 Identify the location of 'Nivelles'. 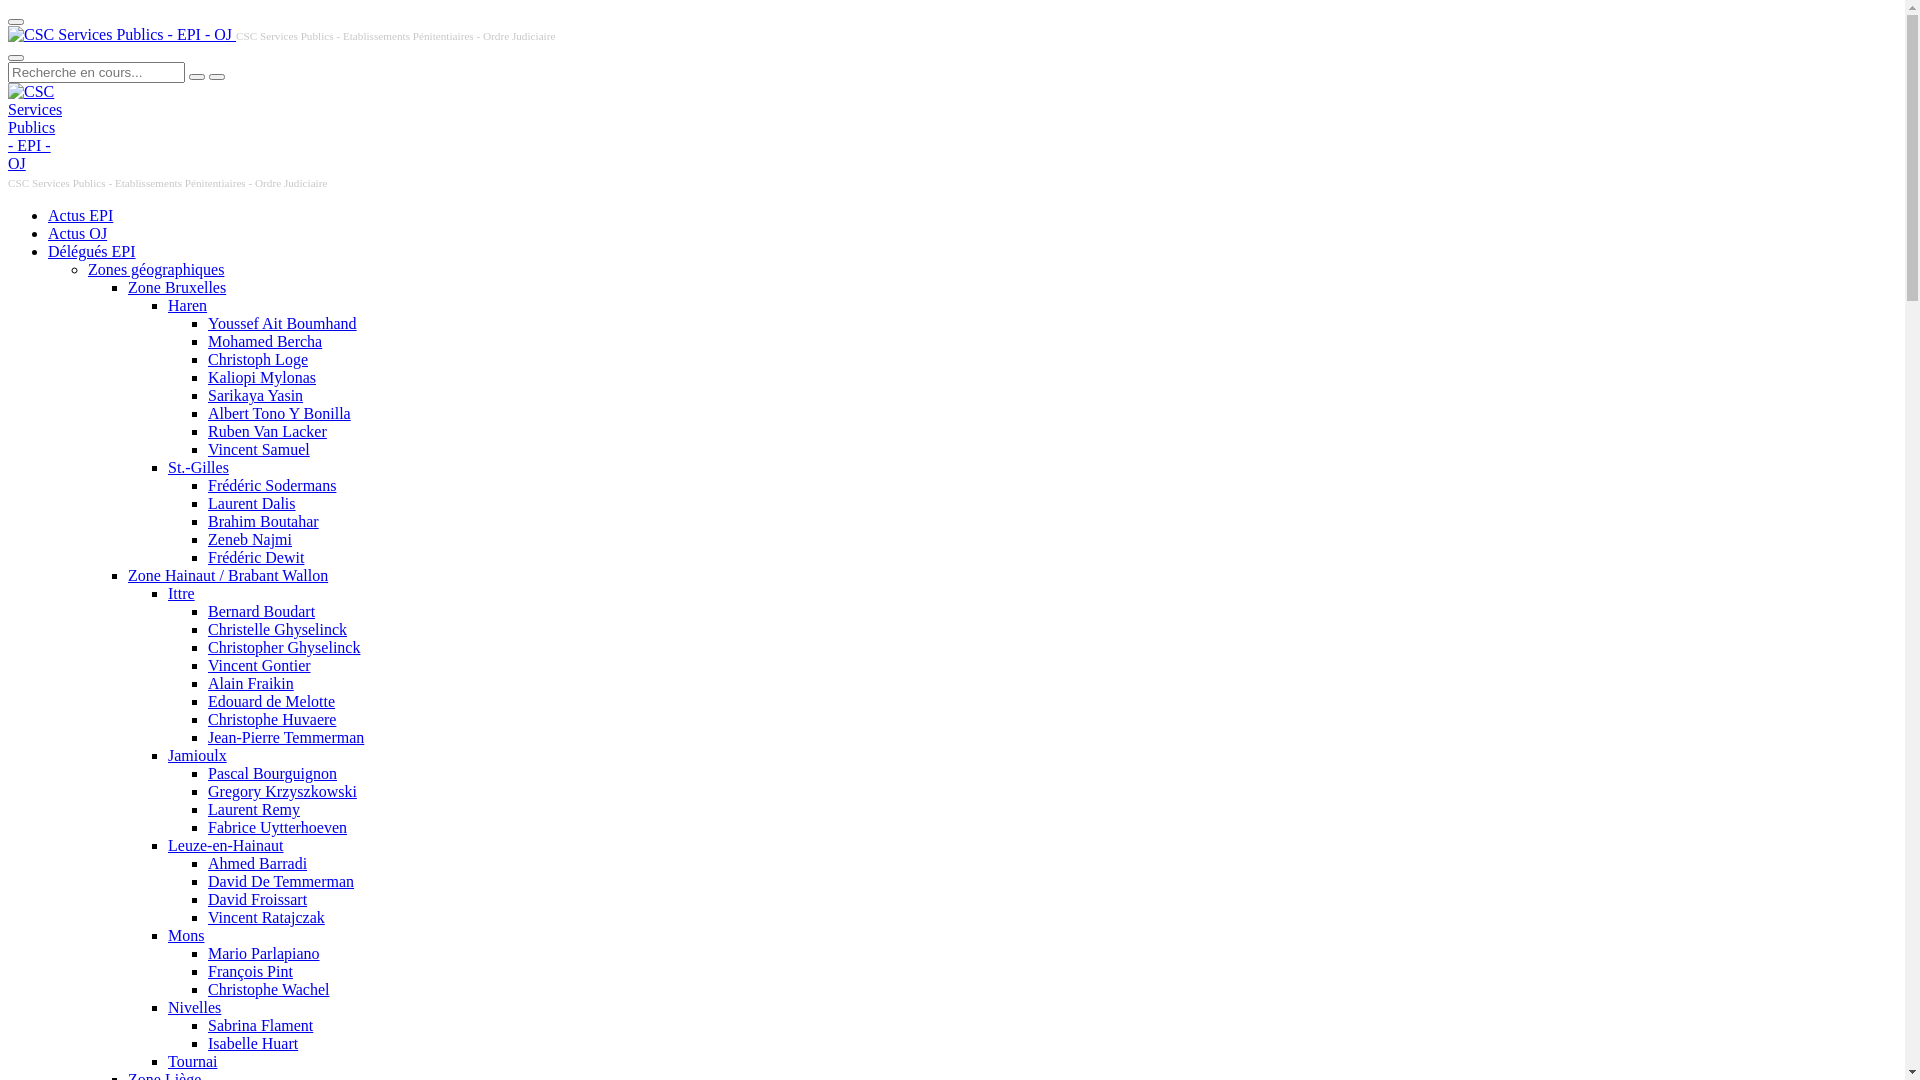
(194, 1007).